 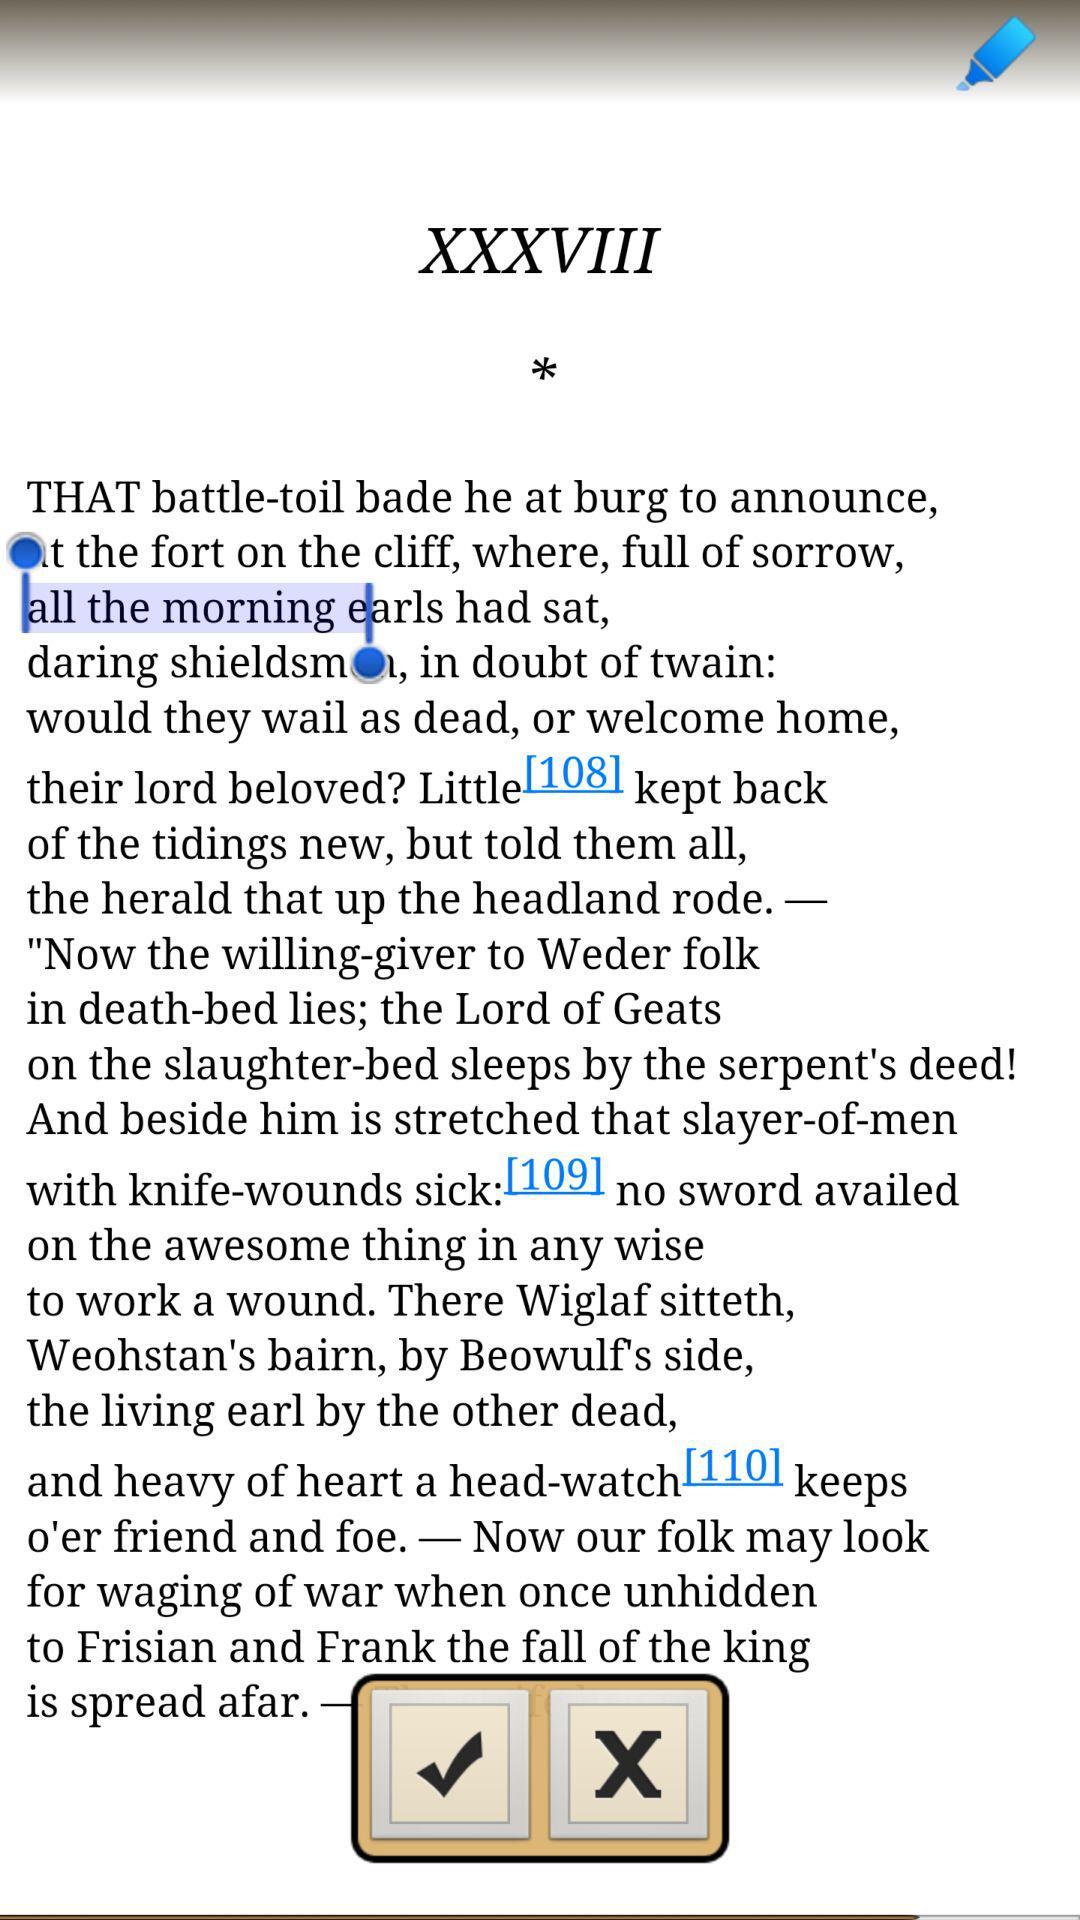 What do you see at coordinates (994, 52) in the screenshot?
I see `take a note` at bounding box center [994, 52].